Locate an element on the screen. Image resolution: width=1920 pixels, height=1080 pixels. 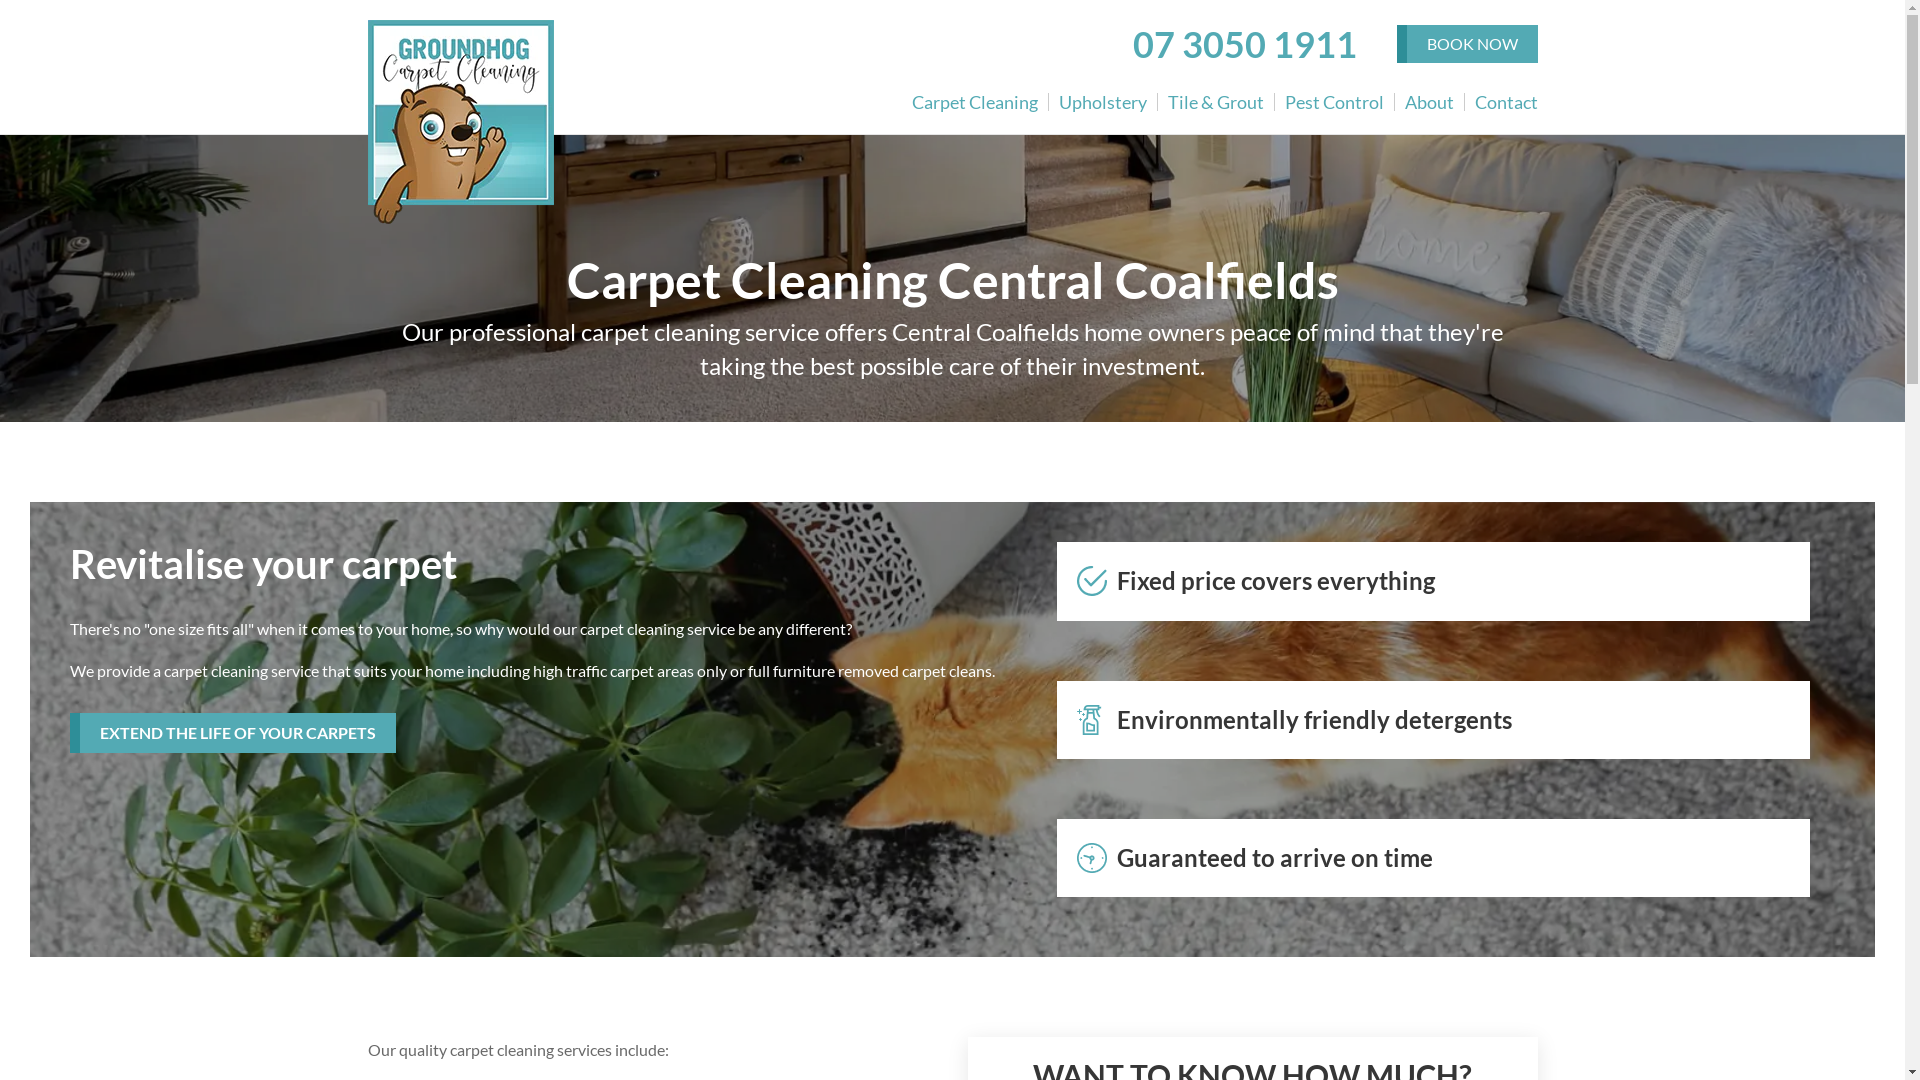
'Pest Control' is located at coordinates (1334, 101).